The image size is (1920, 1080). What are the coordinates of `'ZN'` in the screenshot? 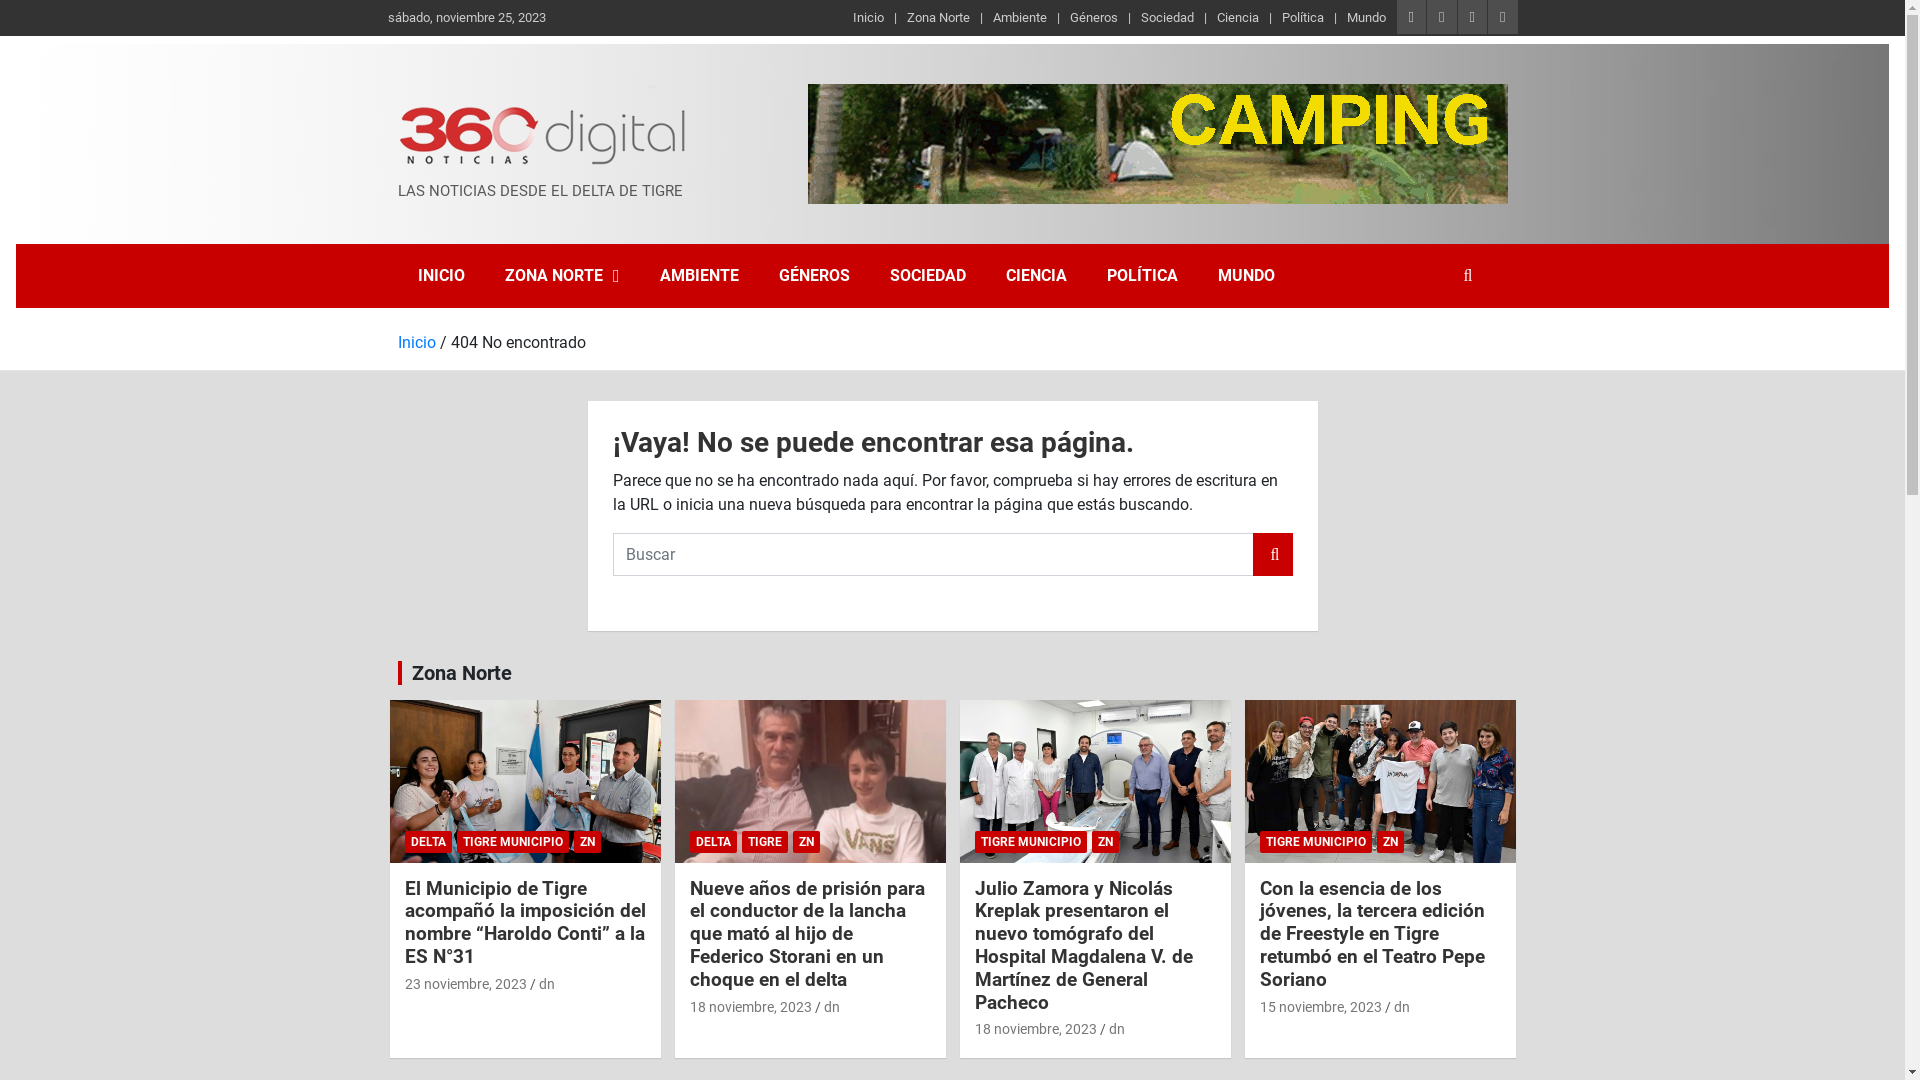 It's located at (1388, 841).